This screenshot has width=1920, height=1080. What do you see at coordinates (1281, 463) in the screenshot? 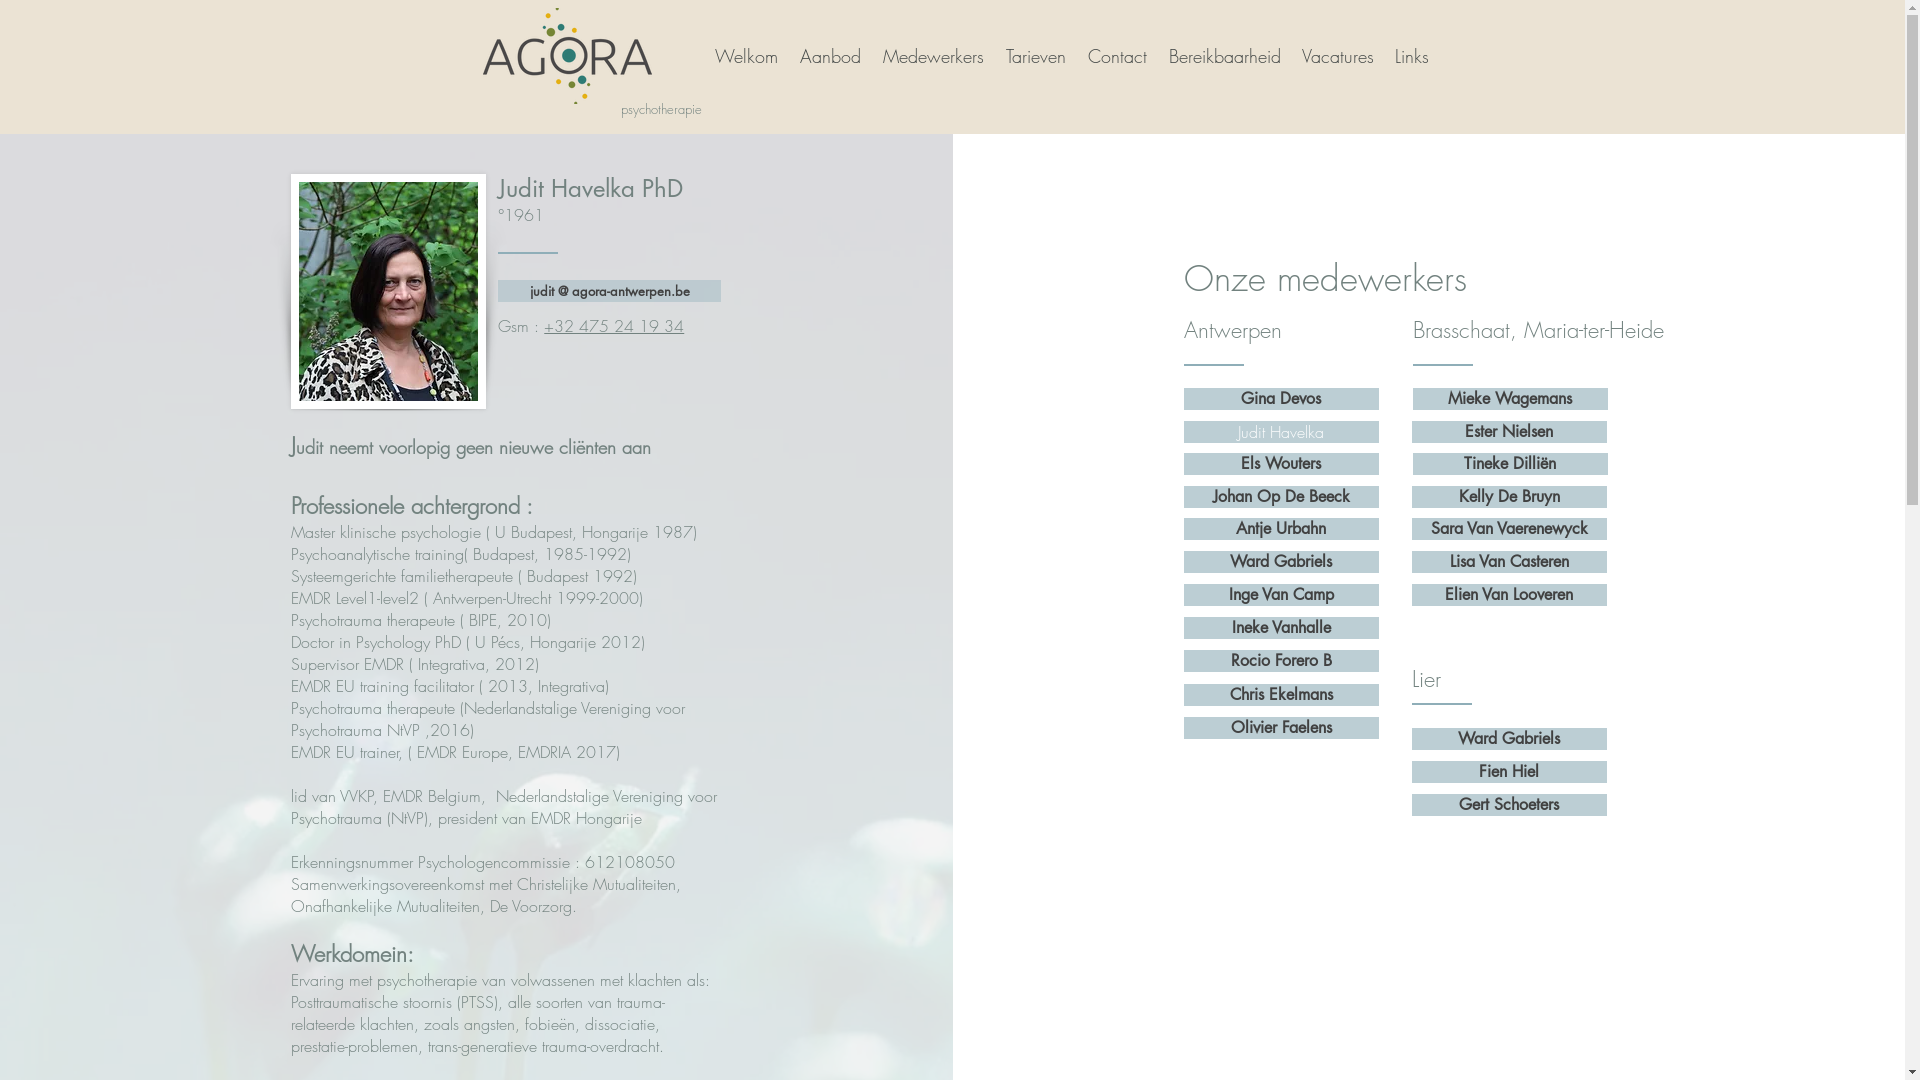
I see `'Els Wouters'` at bounding box center [1281, 463].